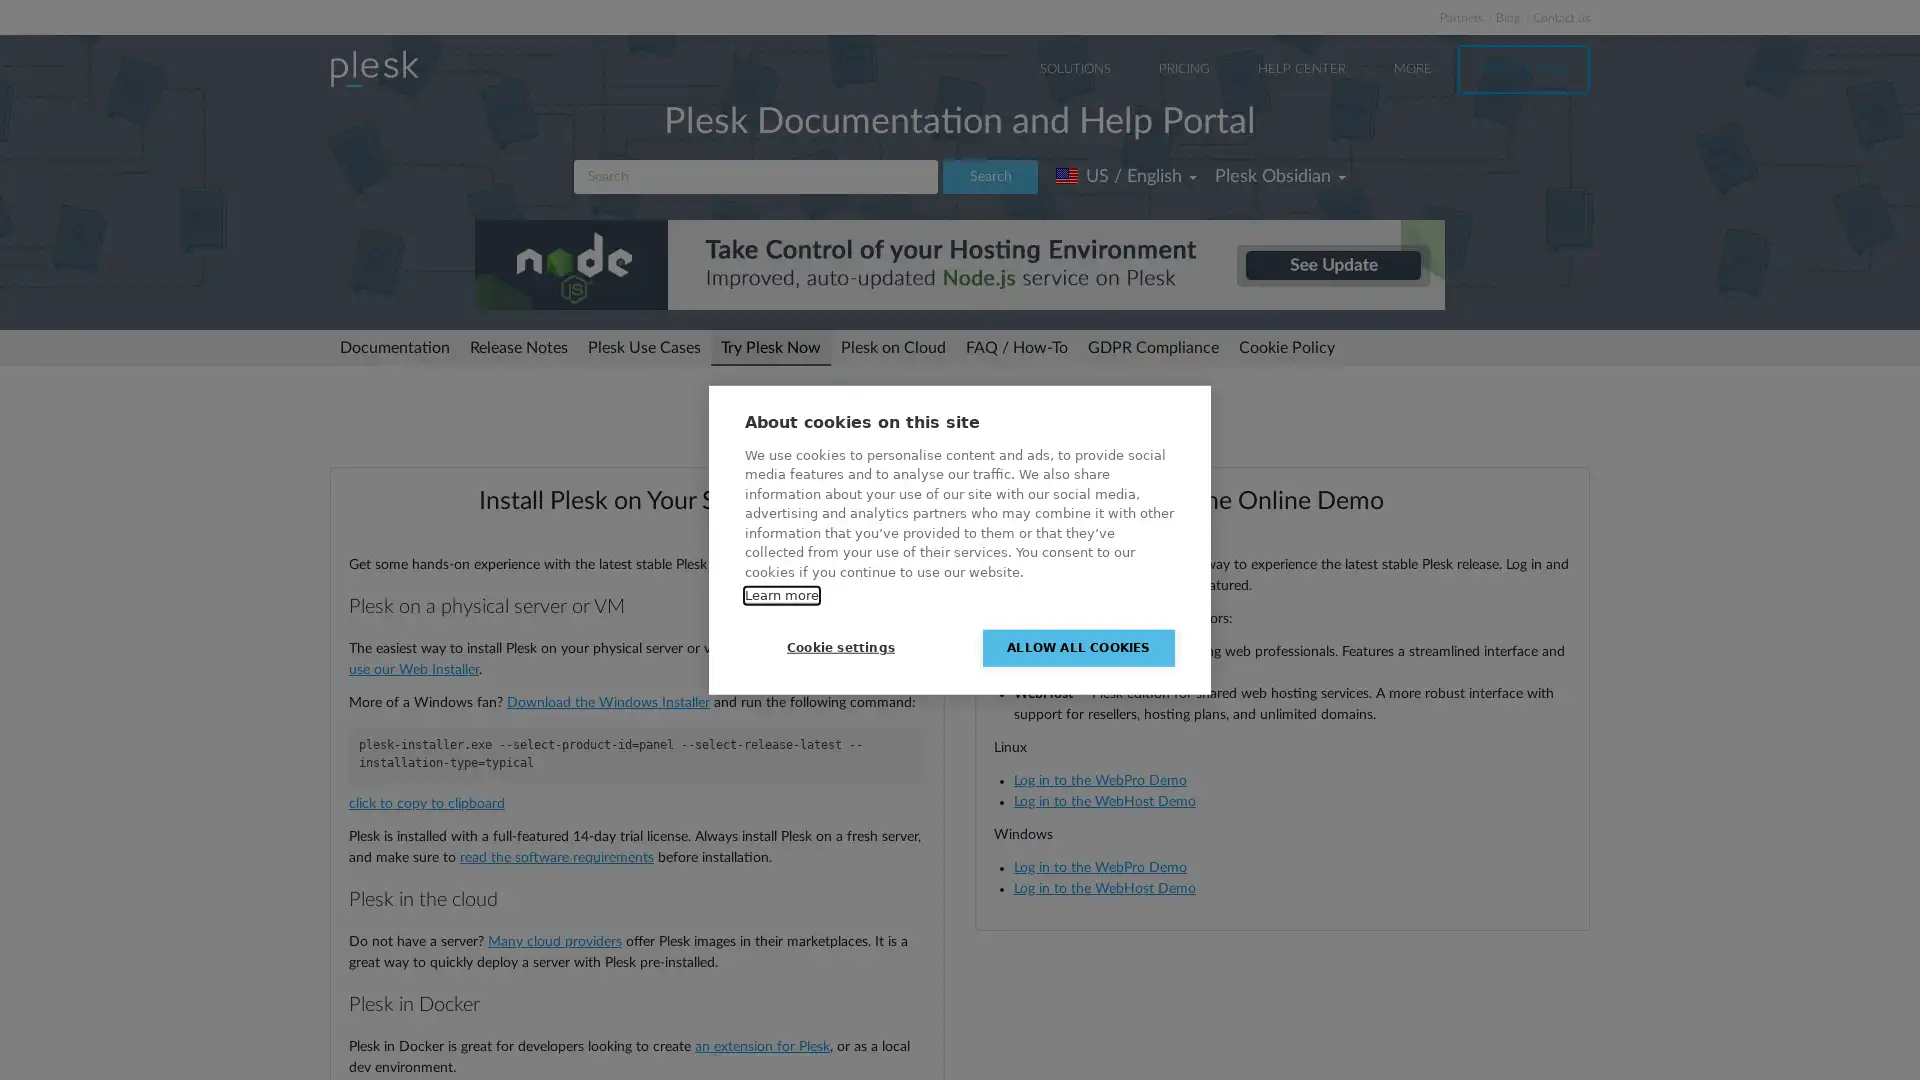 The height and width of the screenshot is (1080, 1920). Describe the element at coordinates (1078, 647) in the screenshot. I see `ALLOW ALL COOKIES` at that location.